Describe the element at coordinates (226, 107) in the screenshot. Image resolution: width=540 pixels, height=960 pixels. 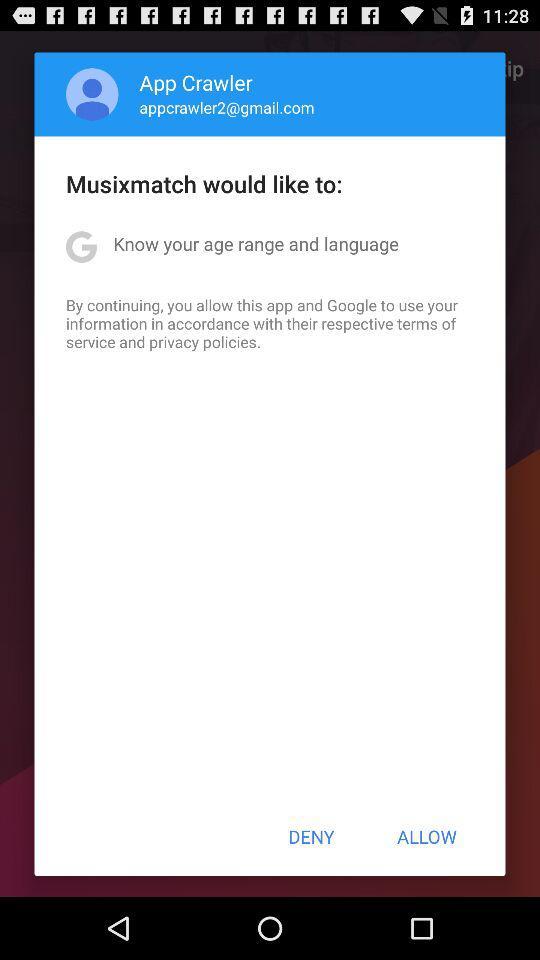
I see `icon below app crawler icon` at that location.